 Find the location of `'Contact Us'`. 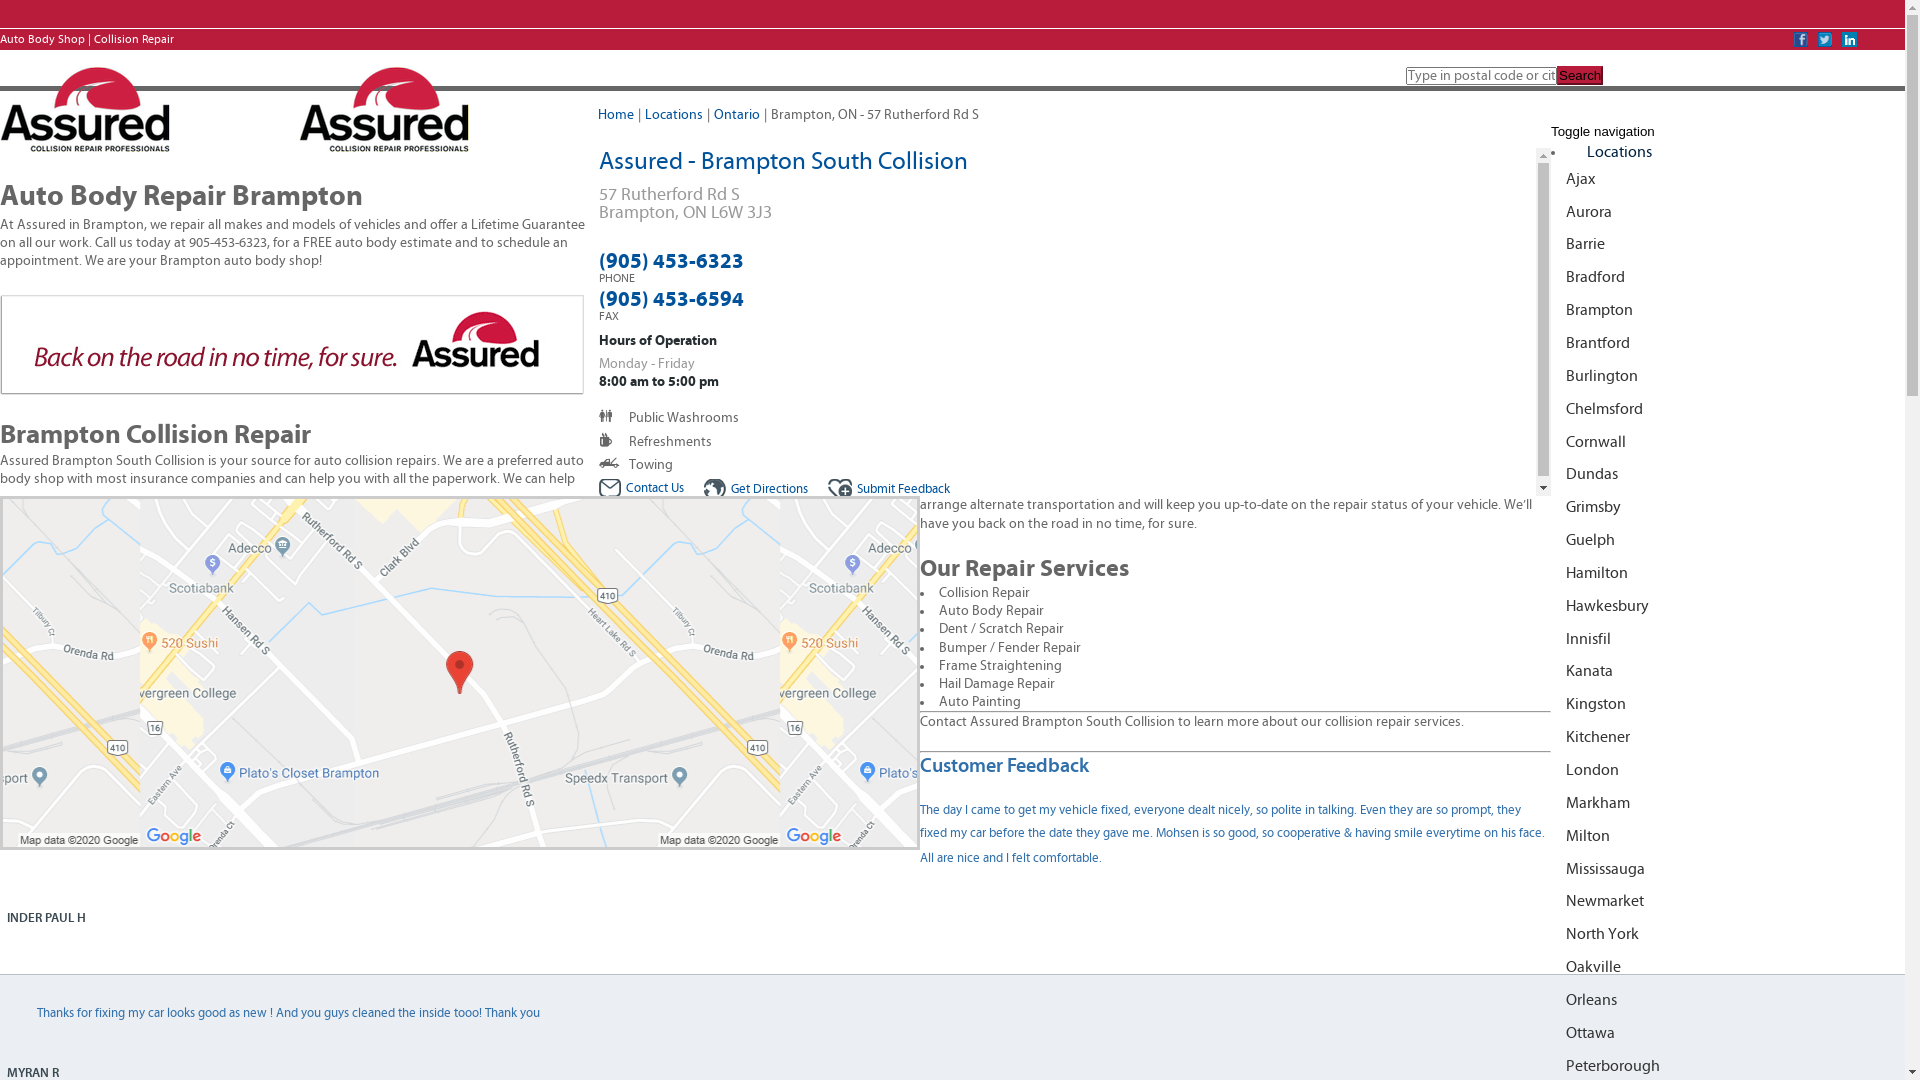

'Contact Us' is located at coordinates (640, 488).